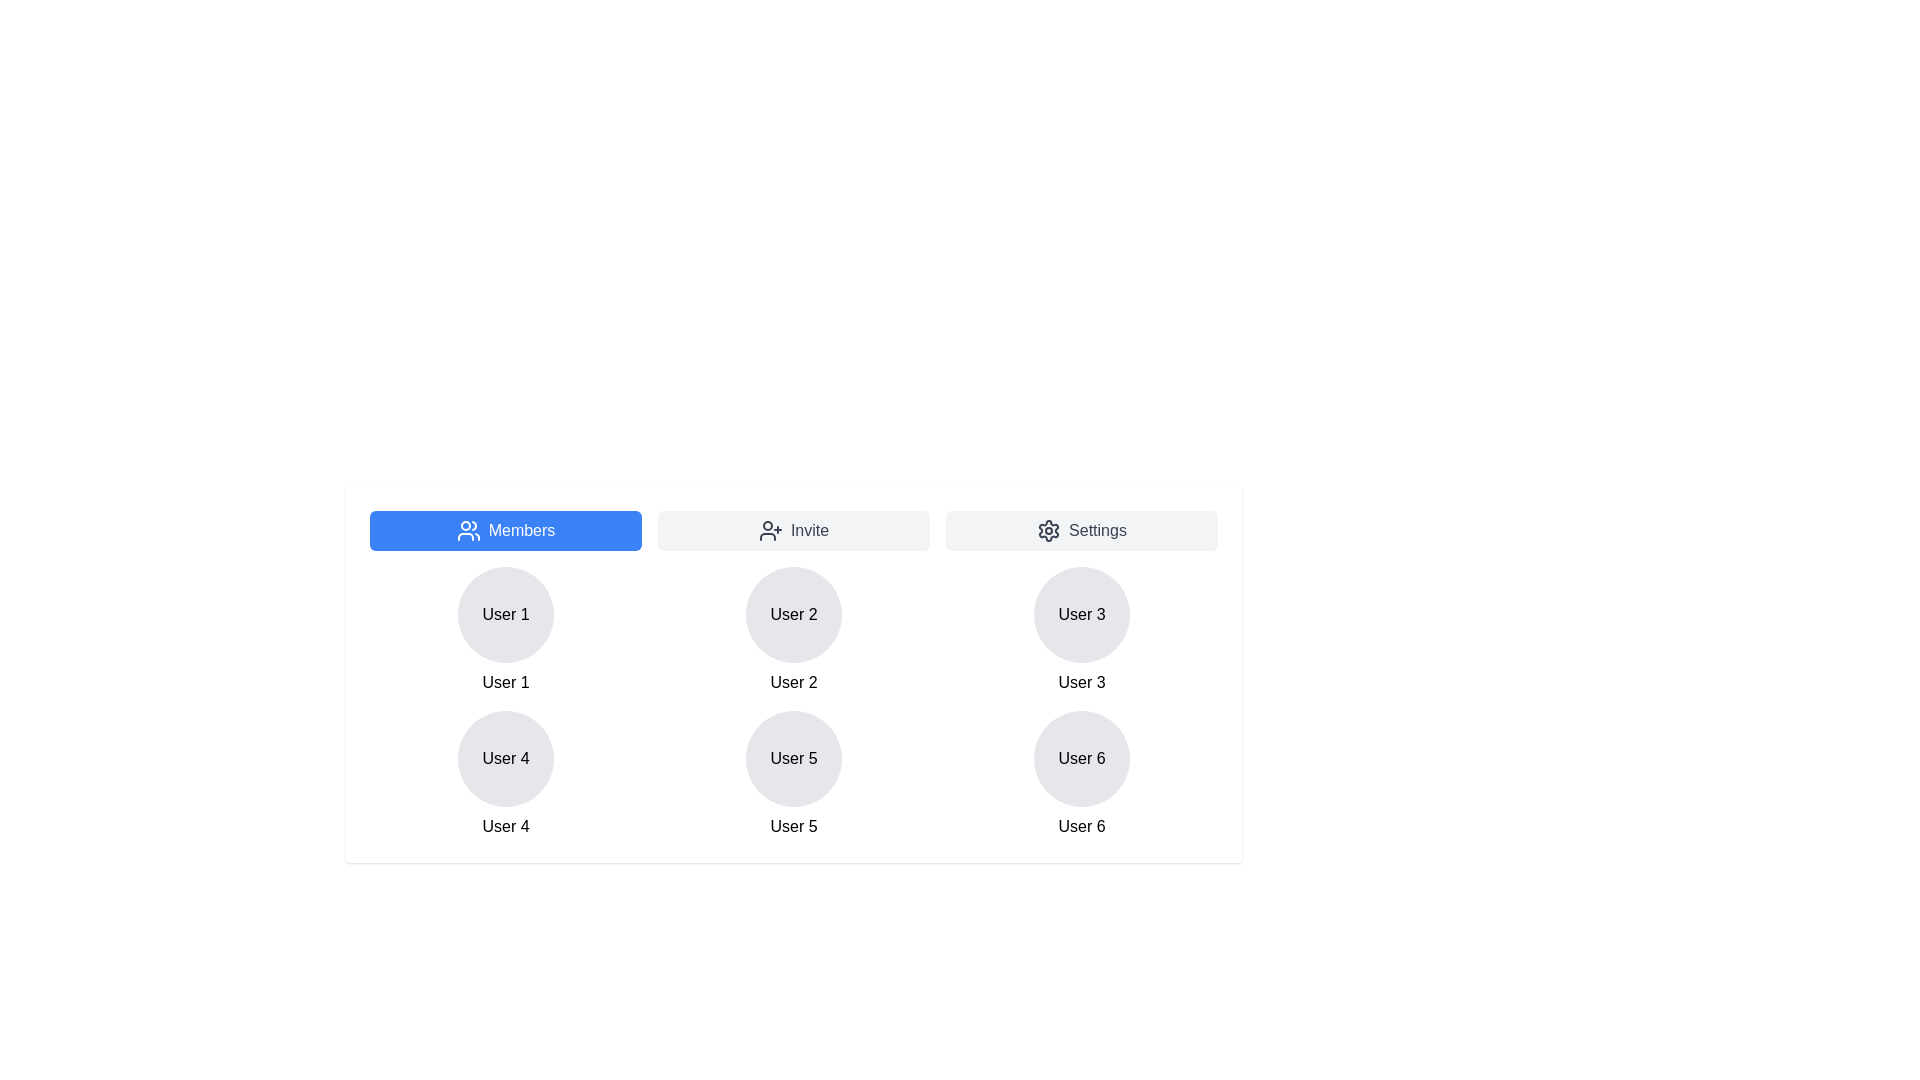 This screenshot has width=1920, height=1080. I want to click on the static text label displaying 'User 3', located in the third column of the grid layout, directly below the circular avatar with the same label, so click(1080, 681).